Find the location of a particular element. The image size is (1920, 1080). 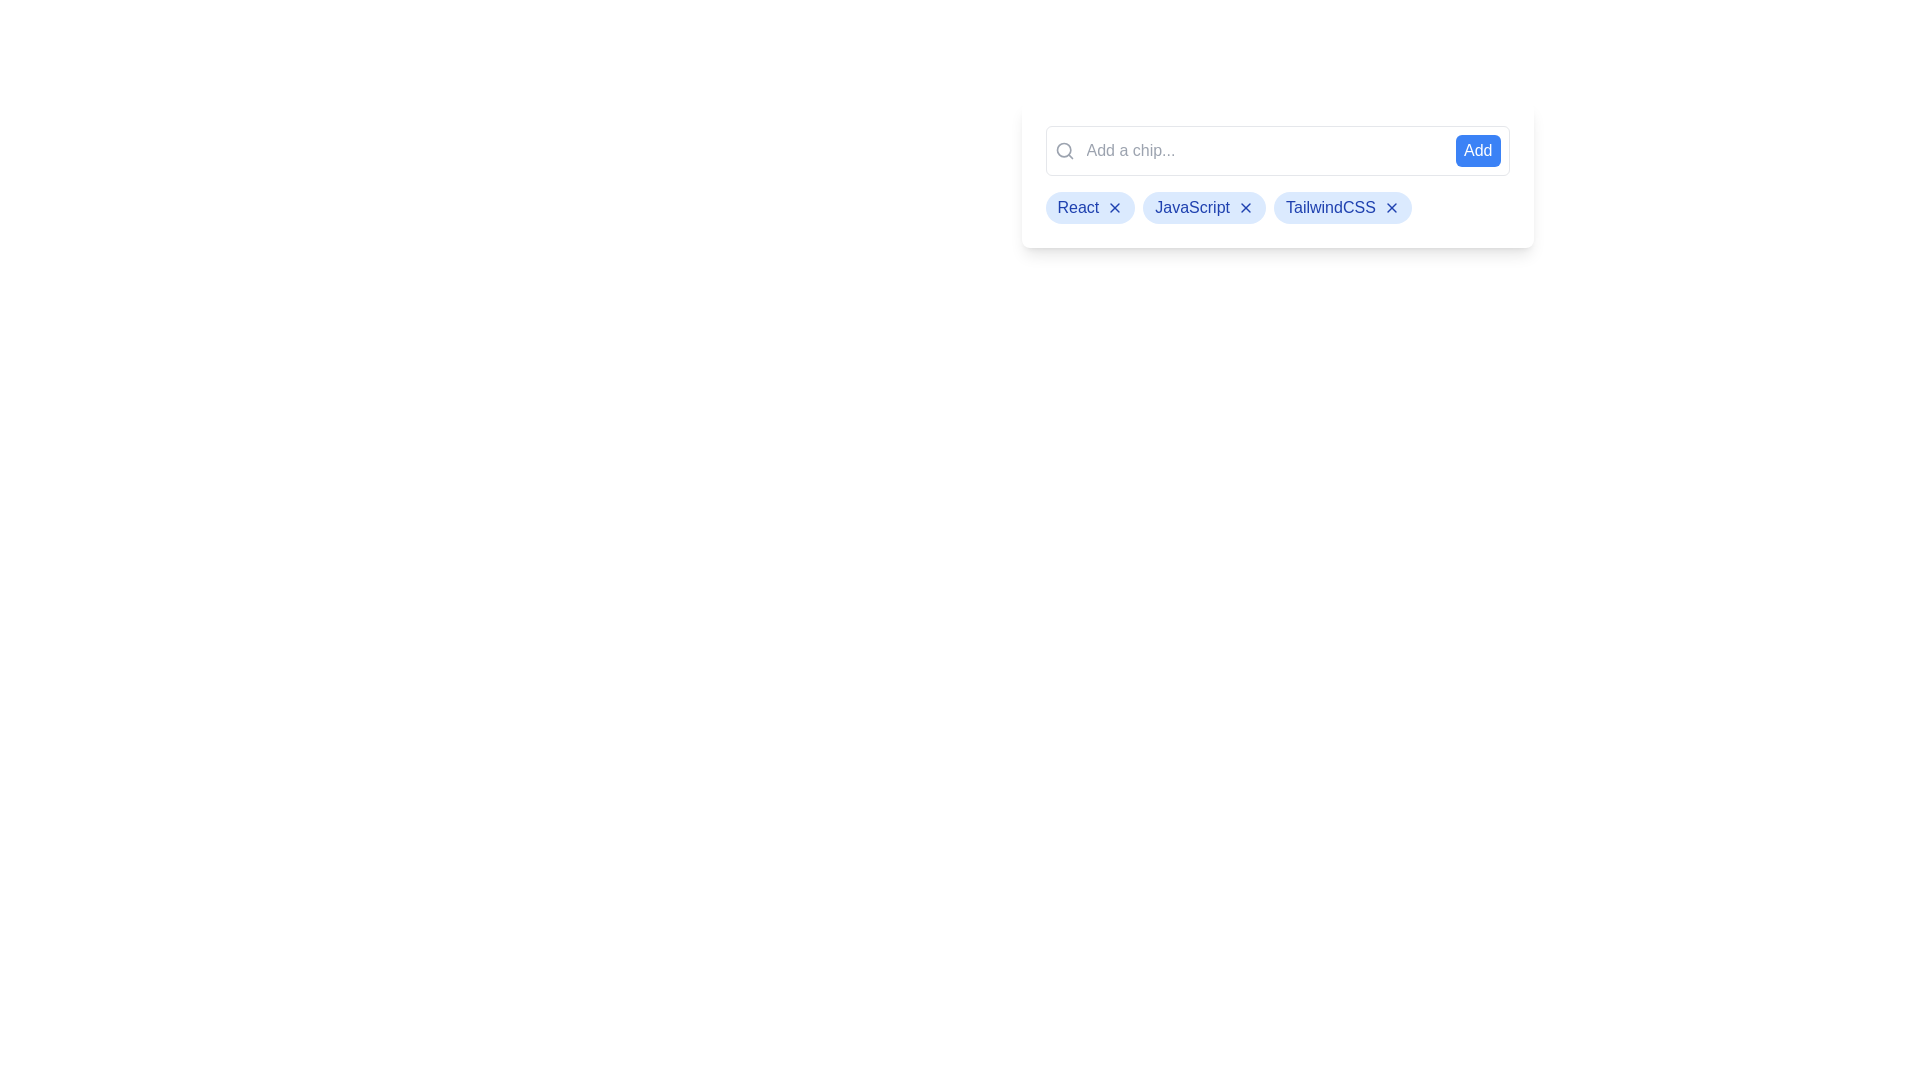

'X' button on the chip labeled TailwindCSS to remove it is located at coordinates (1390, 208).